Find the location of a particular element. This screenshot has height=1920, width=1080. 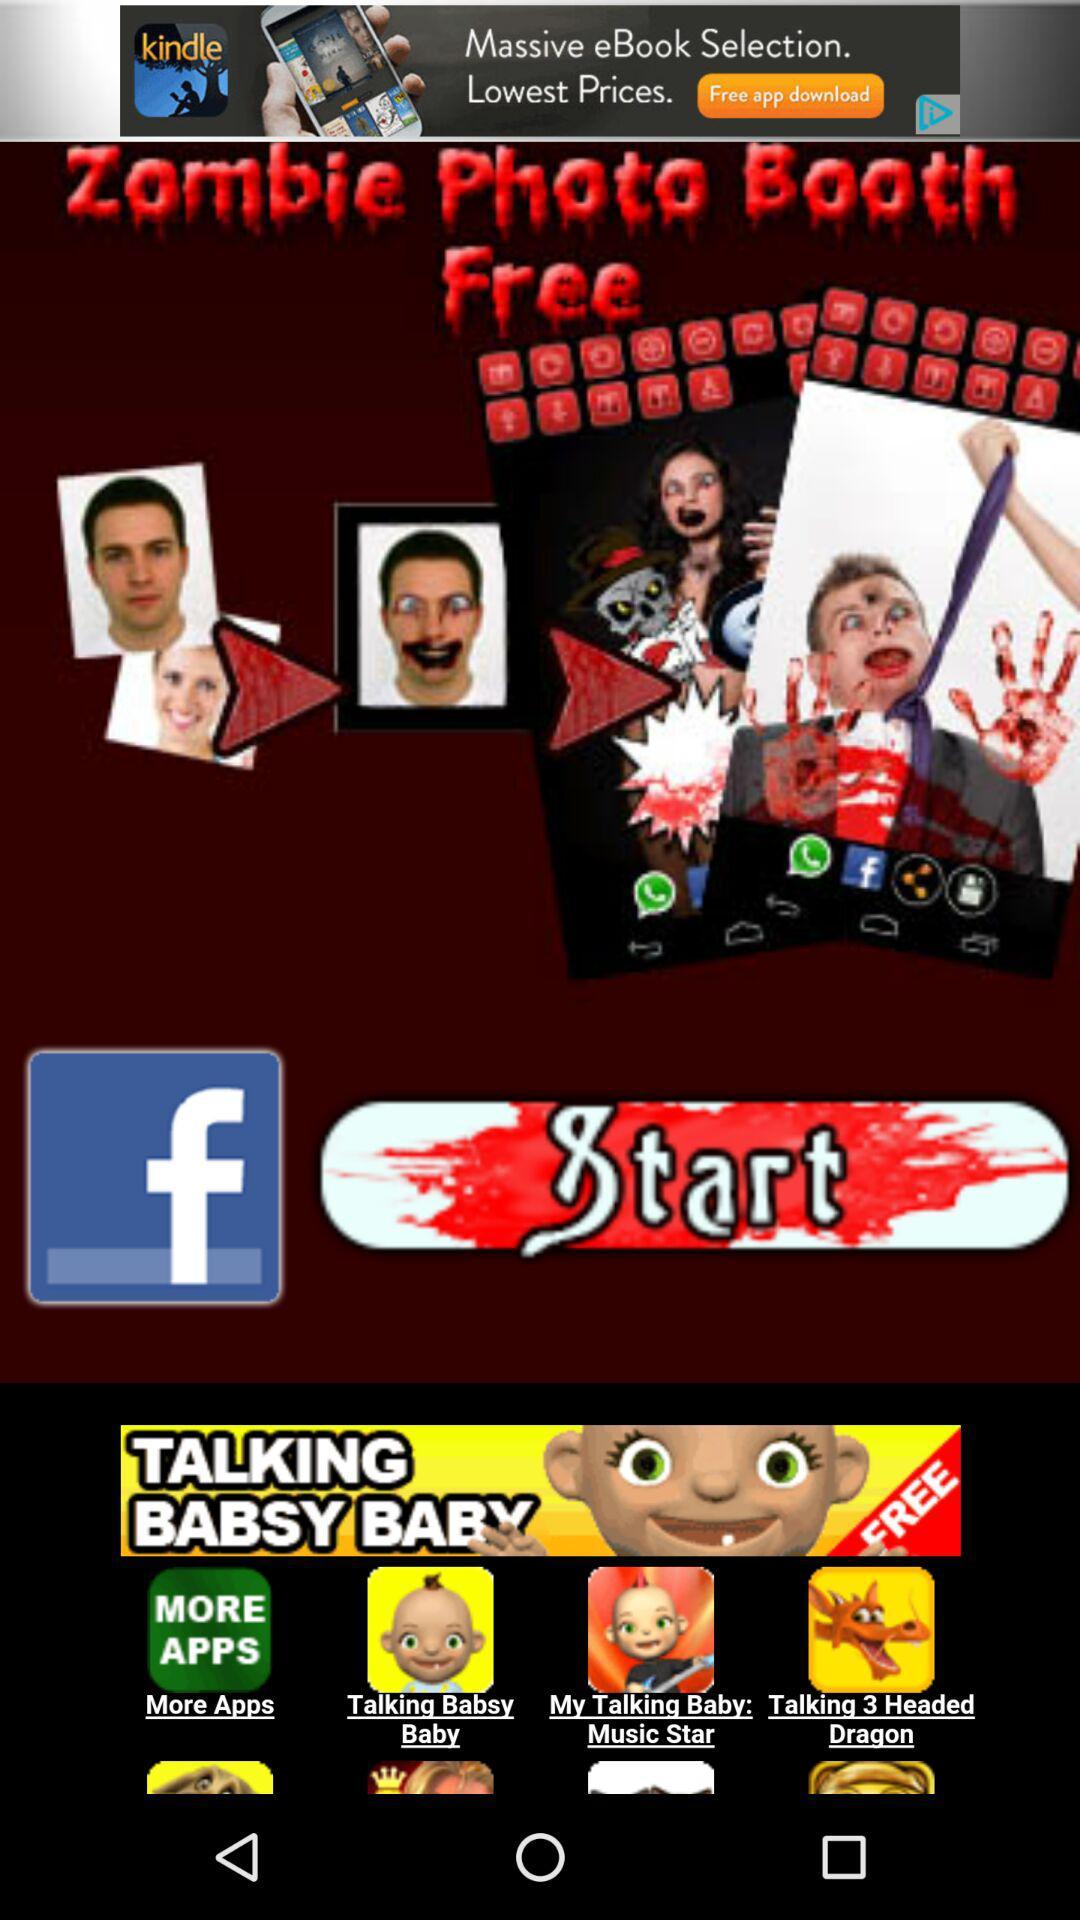

share to facebook is located at coordinates (153, 1177).